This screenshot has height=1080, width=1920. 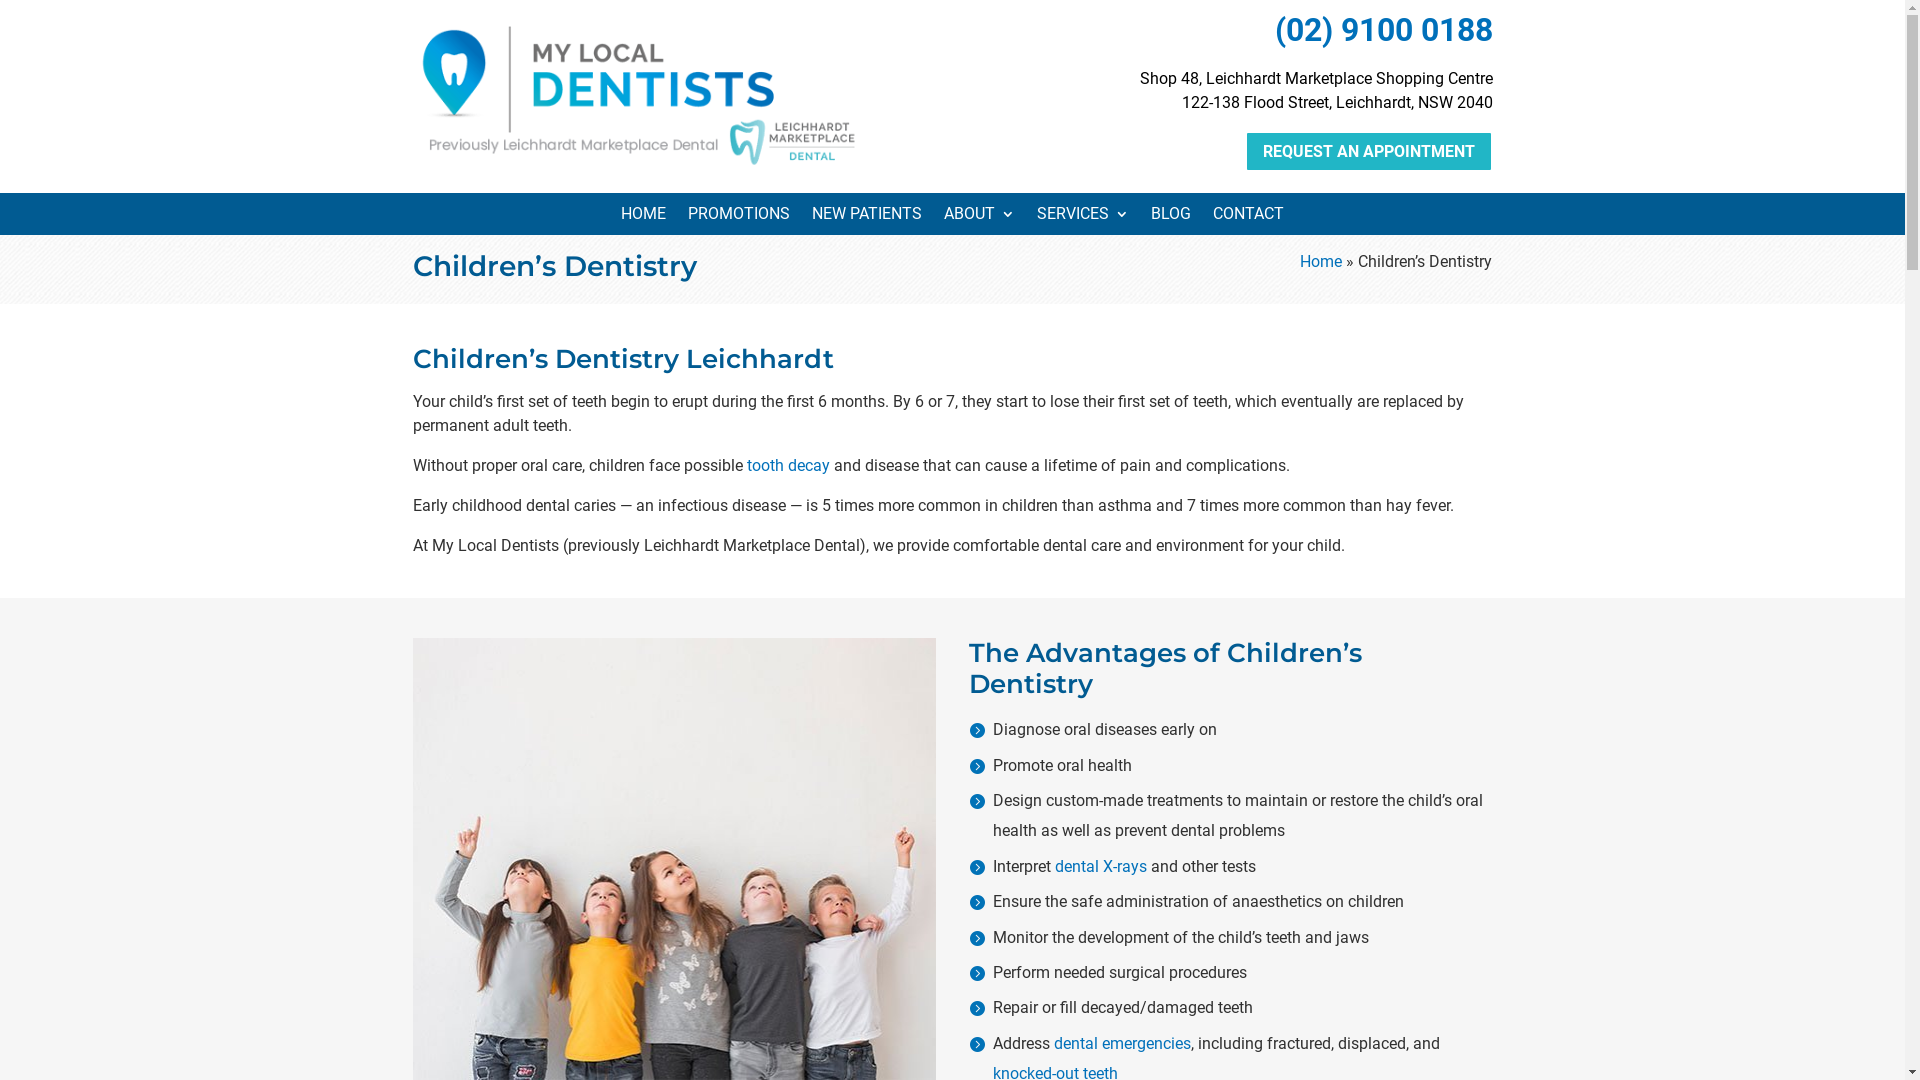 I want to click on 'My-Local-Dentists-Previously-Leichhardt-Marketplace-Dental', so click(x=637, y=93).